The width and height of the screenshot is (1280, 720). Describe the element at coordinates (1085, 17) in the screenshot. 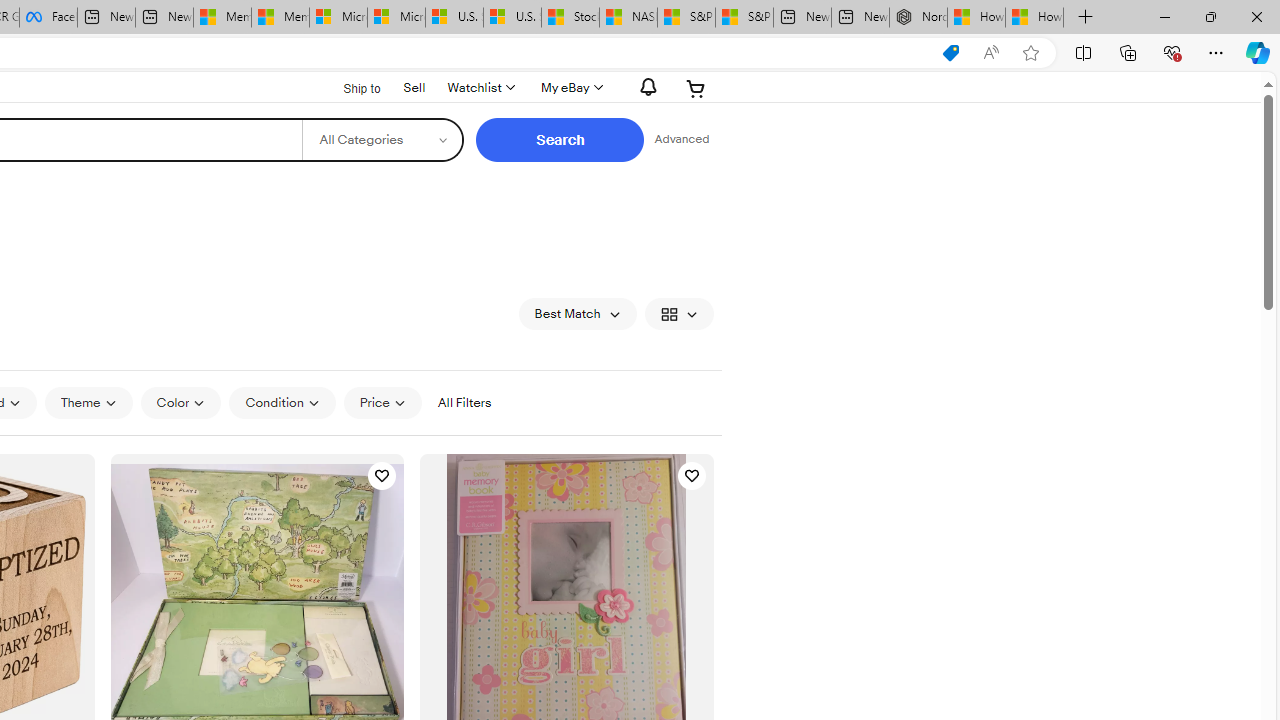

I see `'New Tab'` at that location.